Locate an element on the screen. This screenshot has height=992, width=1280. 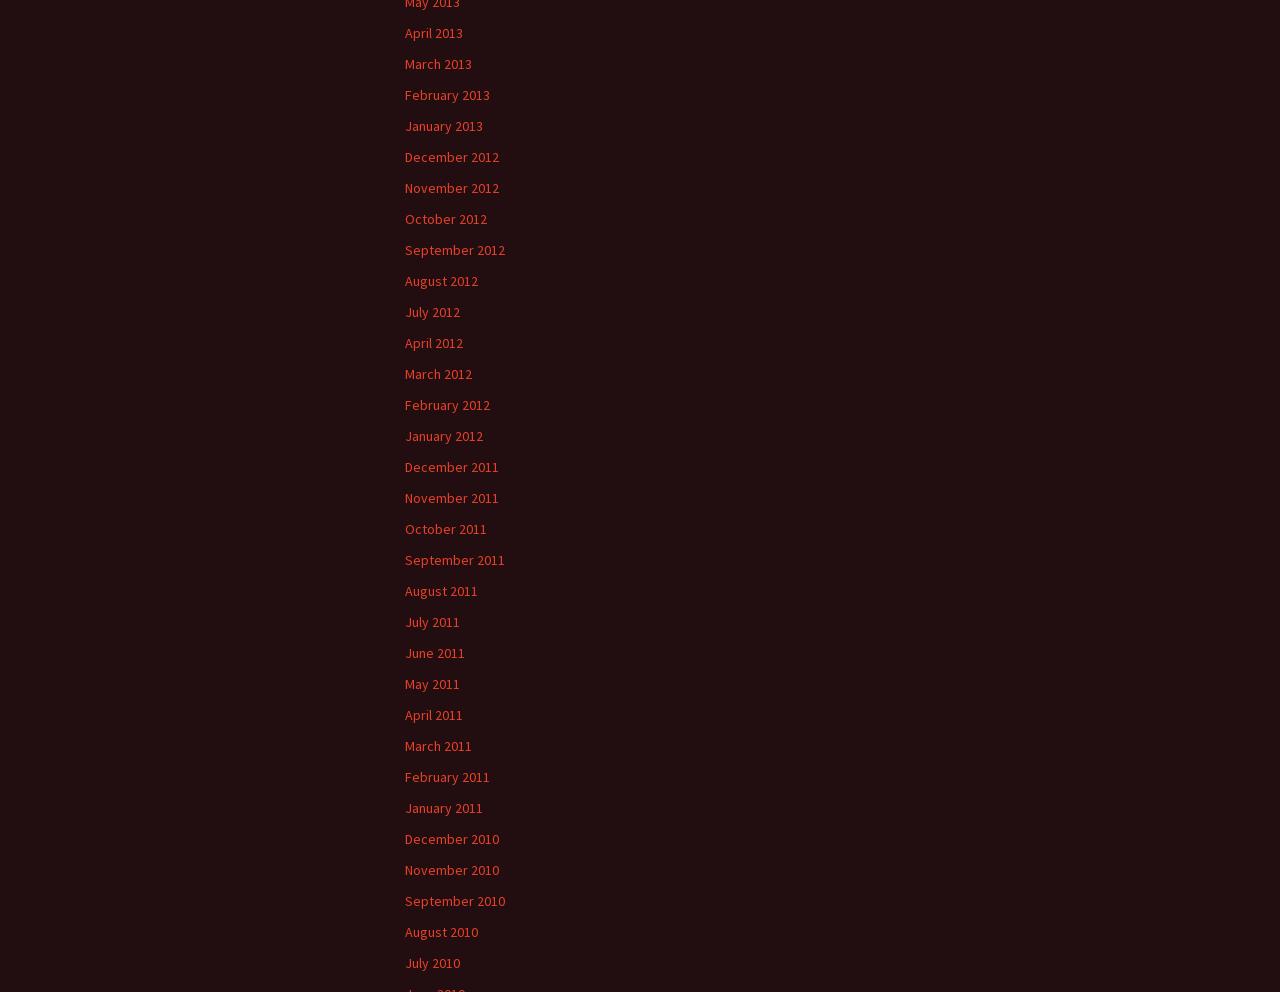
'December 2011' is located at coordinates (403, 467).